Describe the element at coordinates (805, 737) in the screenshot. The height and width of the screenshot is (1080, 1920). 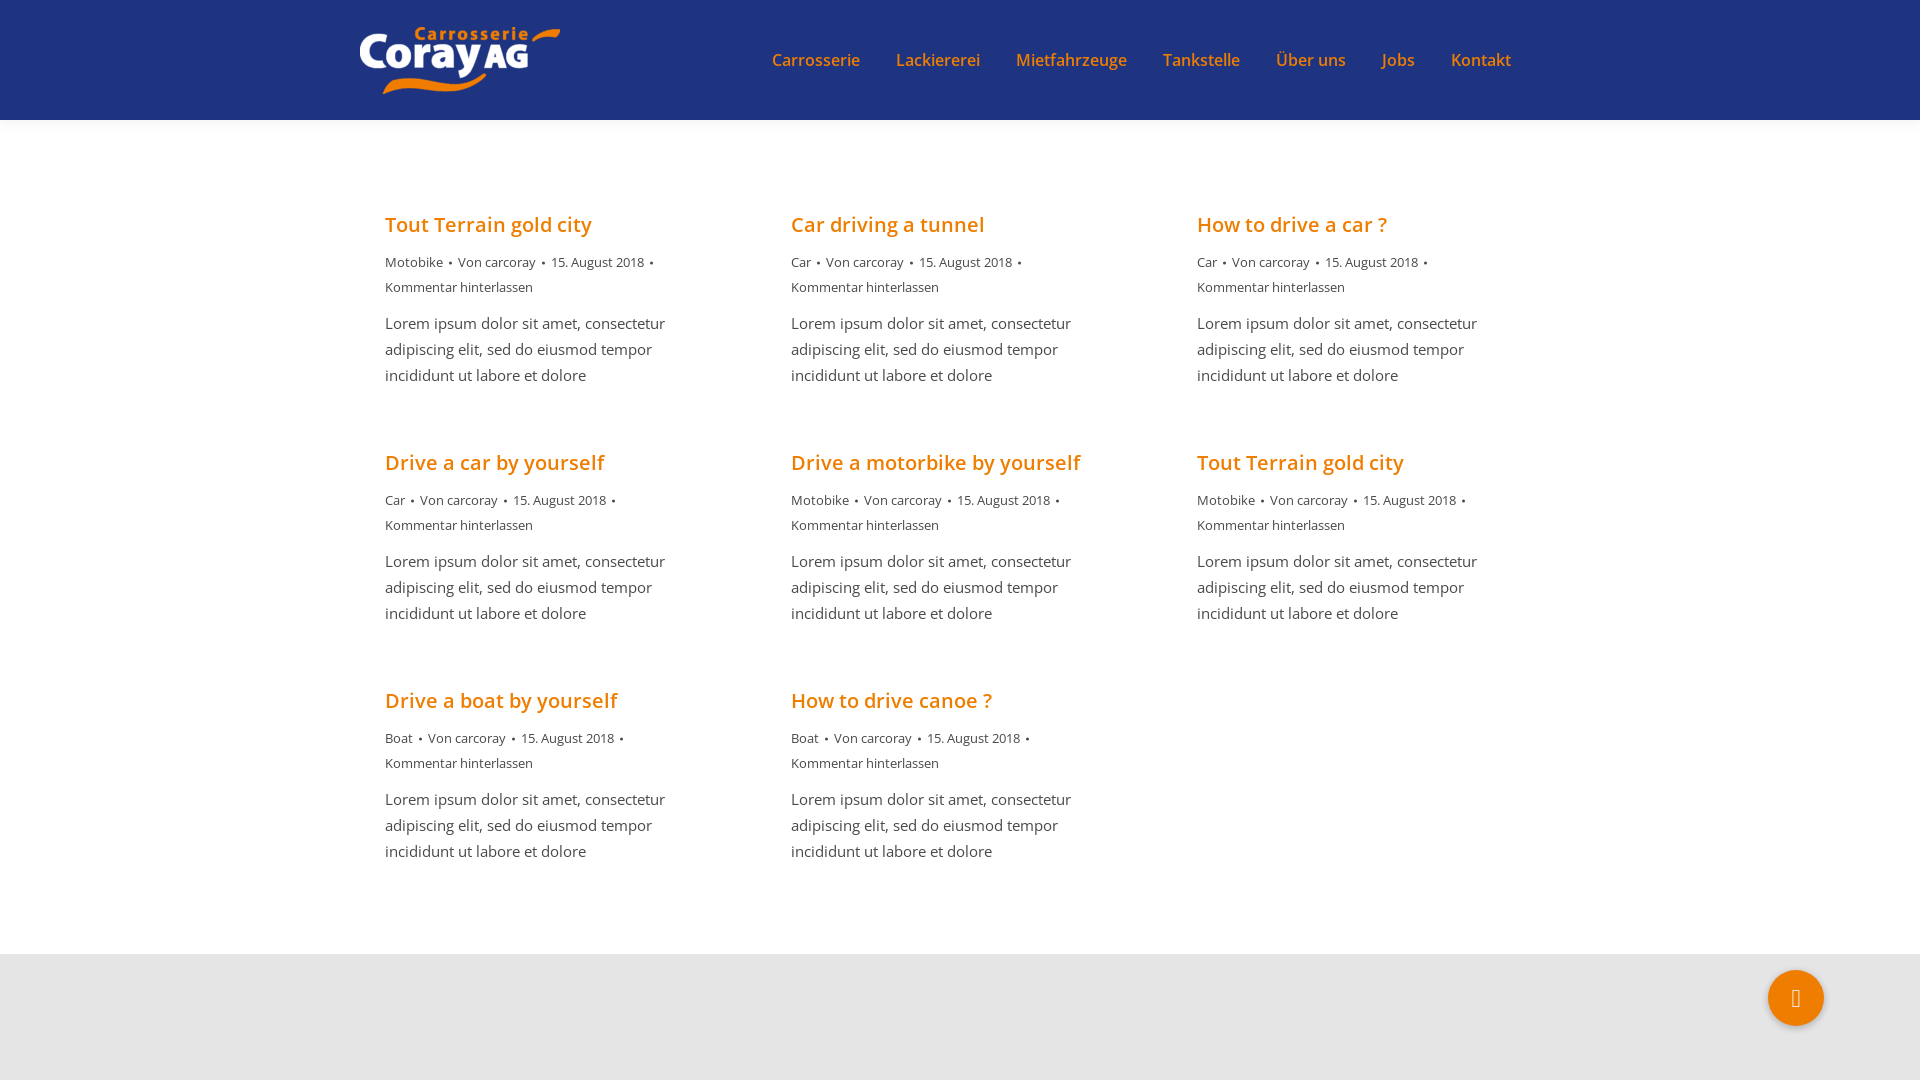
I see `'Boat'` at that location.